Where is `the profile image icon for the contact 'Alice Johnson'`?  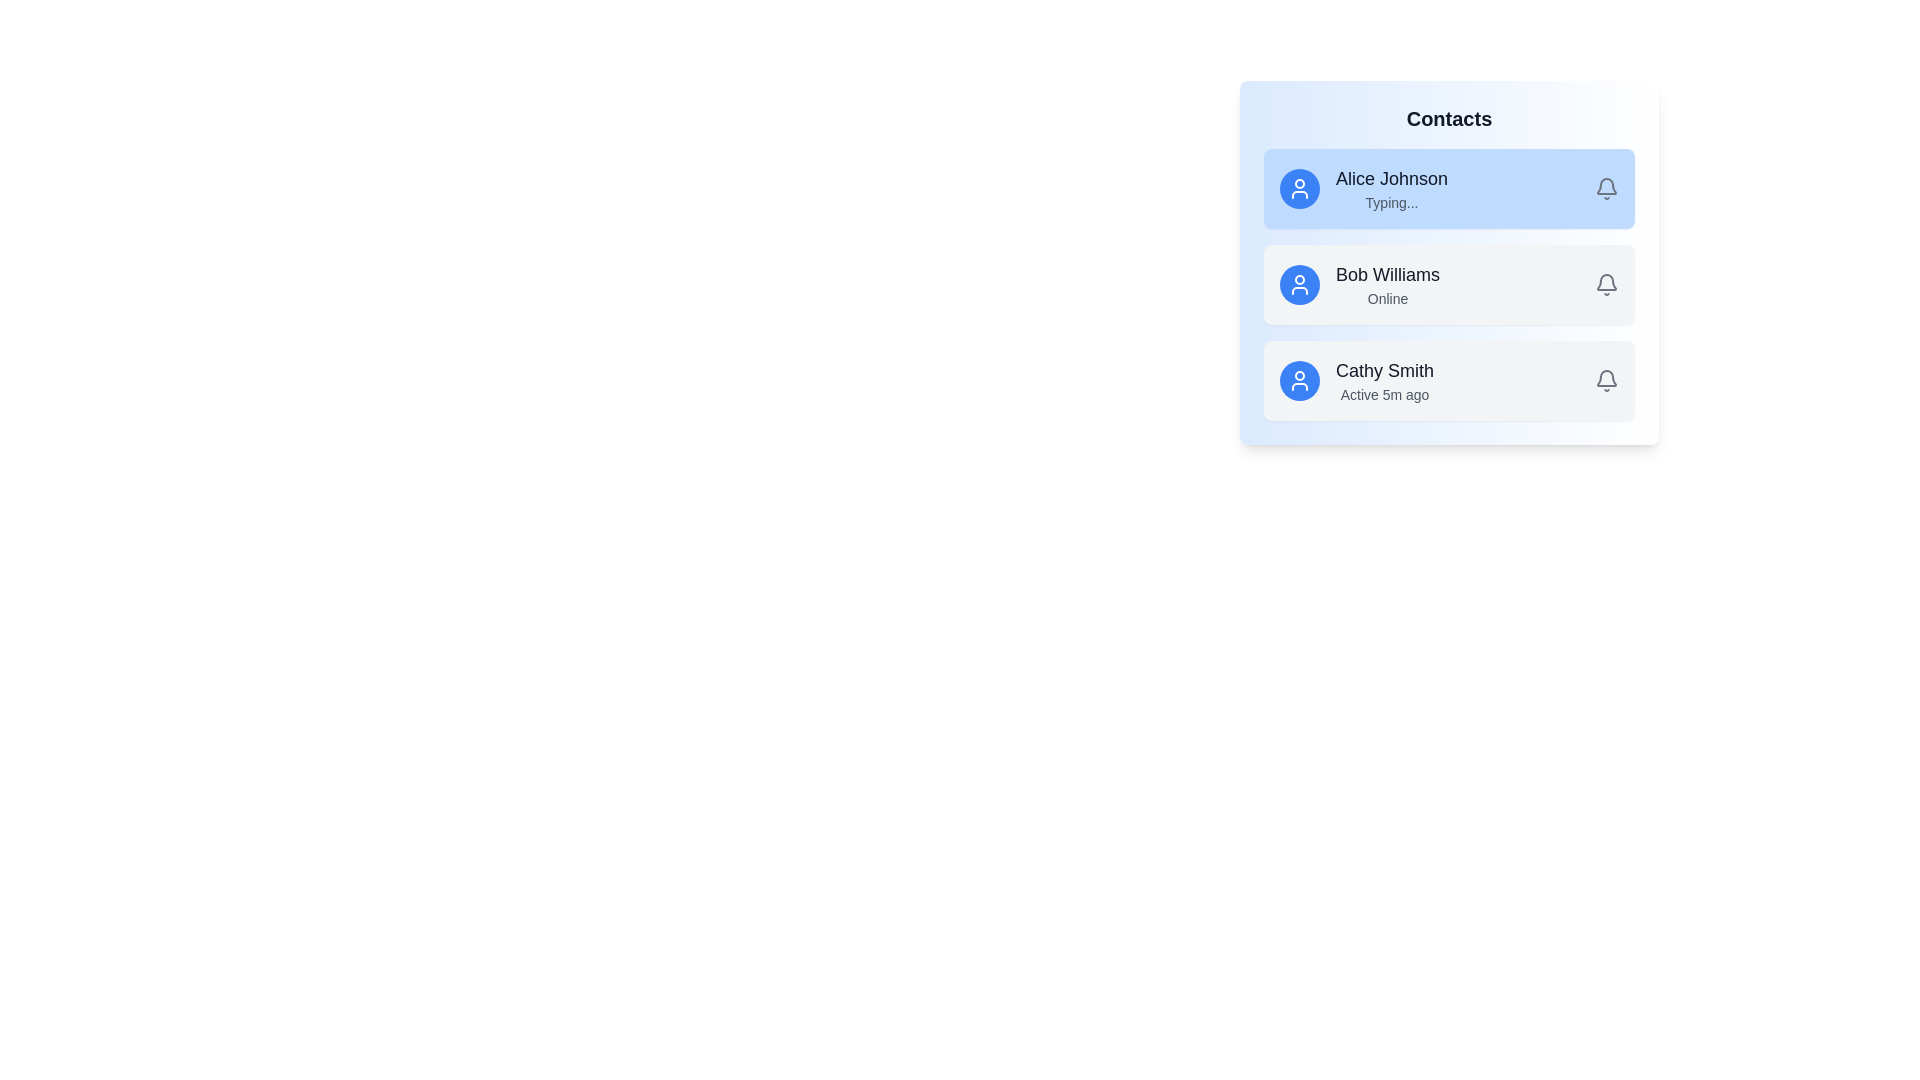
the profile image icon for the contact 'Alice Johnson' is located at coordinates (1300, 189).